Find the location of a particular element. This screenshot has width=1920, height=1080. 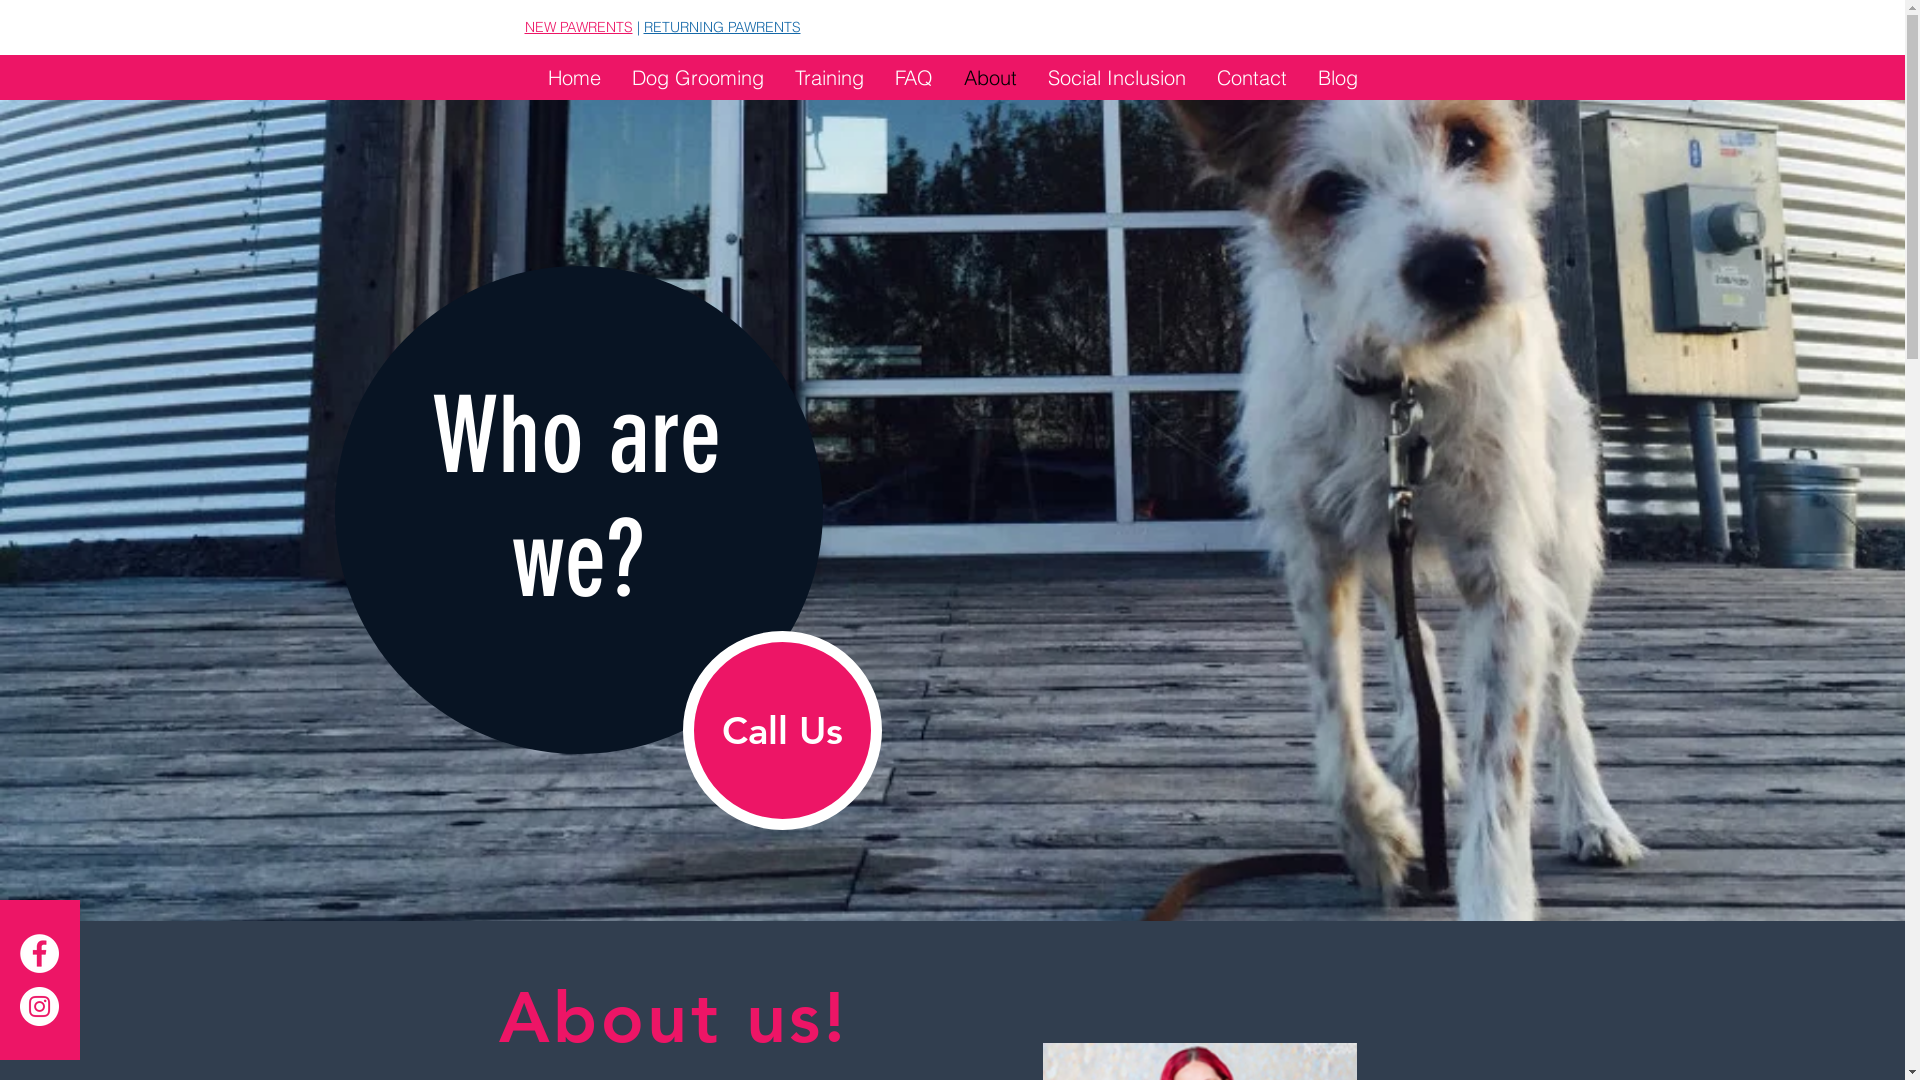

'Blog' is located at coordinates (1301, 76).